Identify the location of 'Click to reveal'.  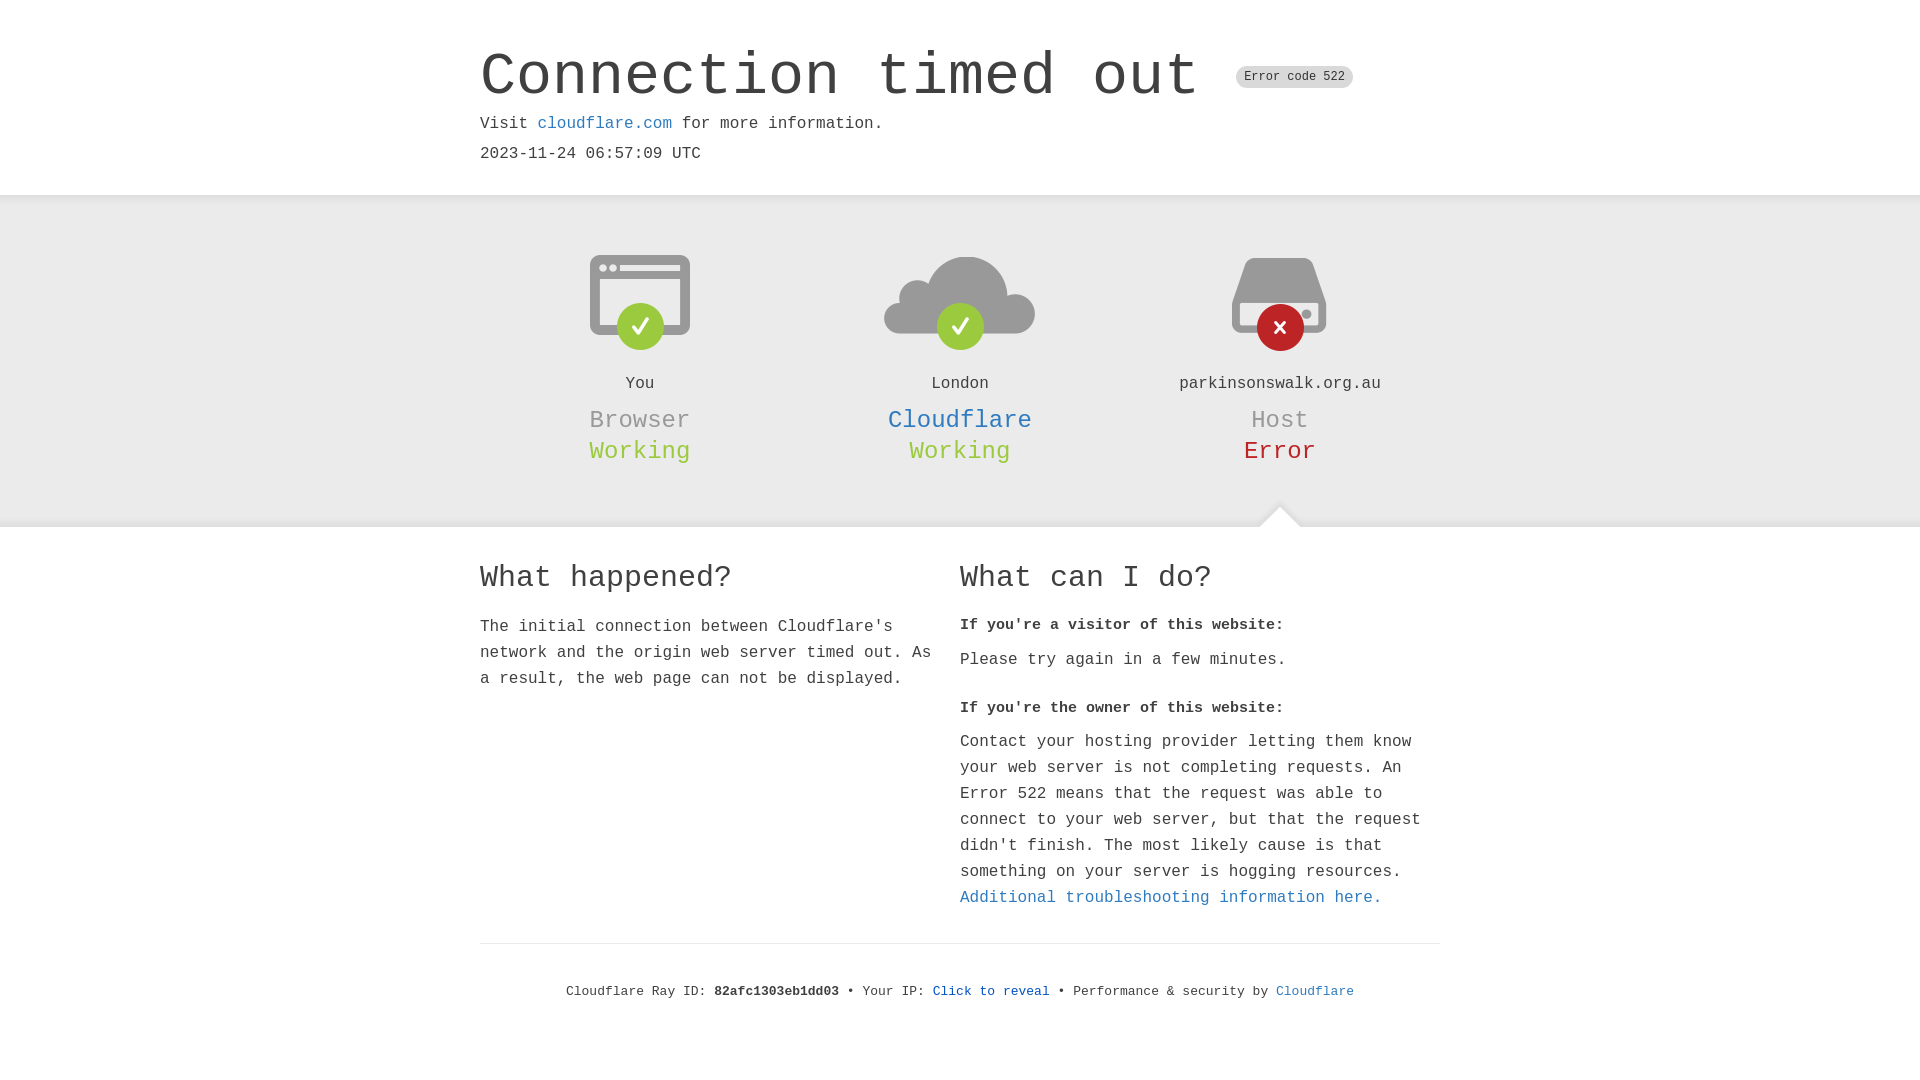
(991, 991).